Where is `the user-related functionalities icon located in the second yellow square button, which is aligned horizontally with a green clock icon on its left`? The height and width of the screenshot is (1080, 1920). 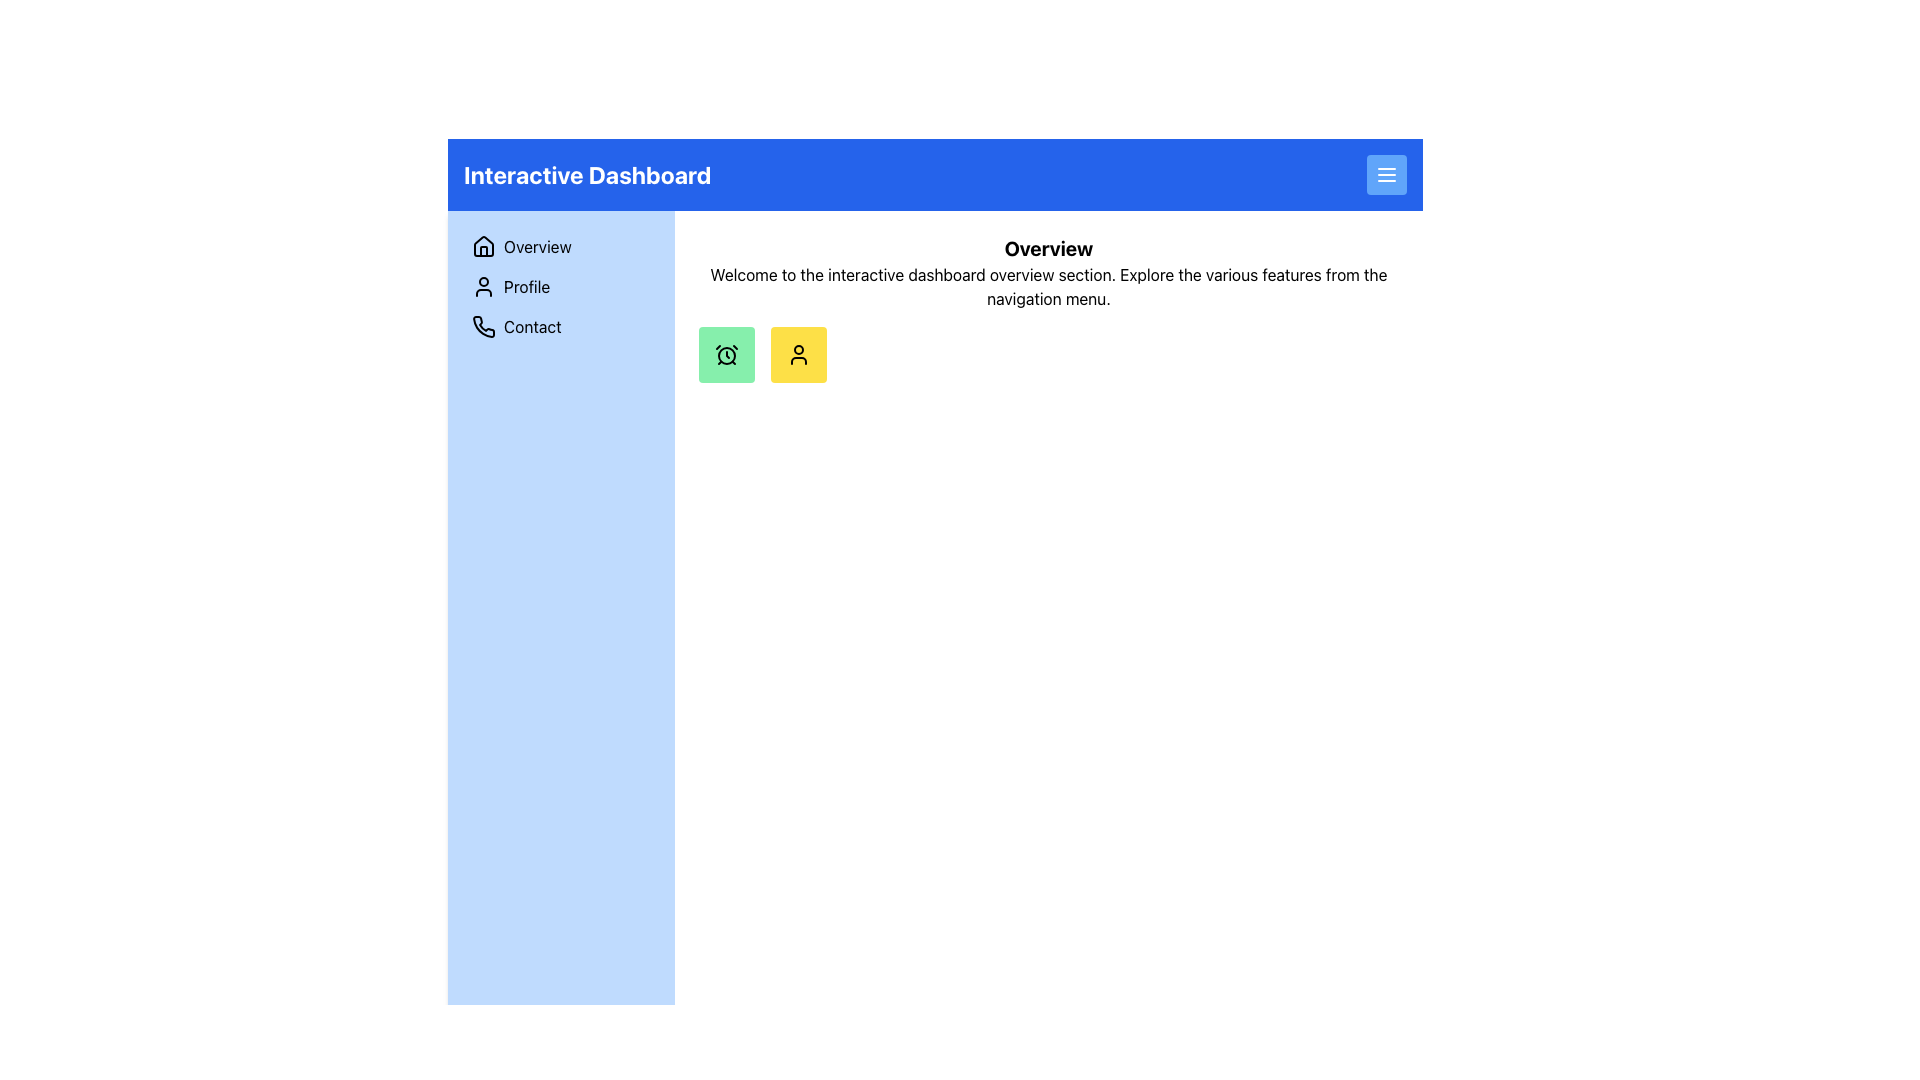
the user-related functionalities icon located in the second yellow square button, which is aligned horizontally with a green clock icon on its left is located at coordinates (797, 353).